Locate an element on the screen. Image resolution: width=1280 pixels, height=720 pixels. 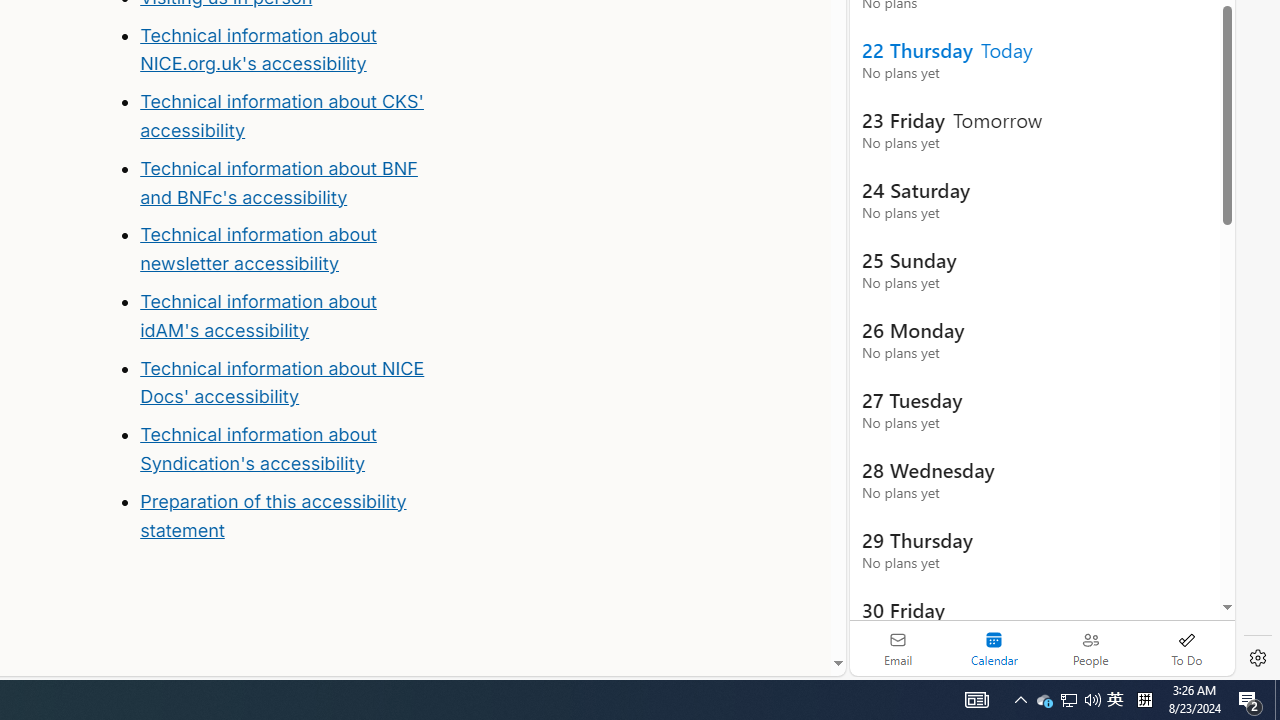
'To Do' is located at coordinates (1186, 648).